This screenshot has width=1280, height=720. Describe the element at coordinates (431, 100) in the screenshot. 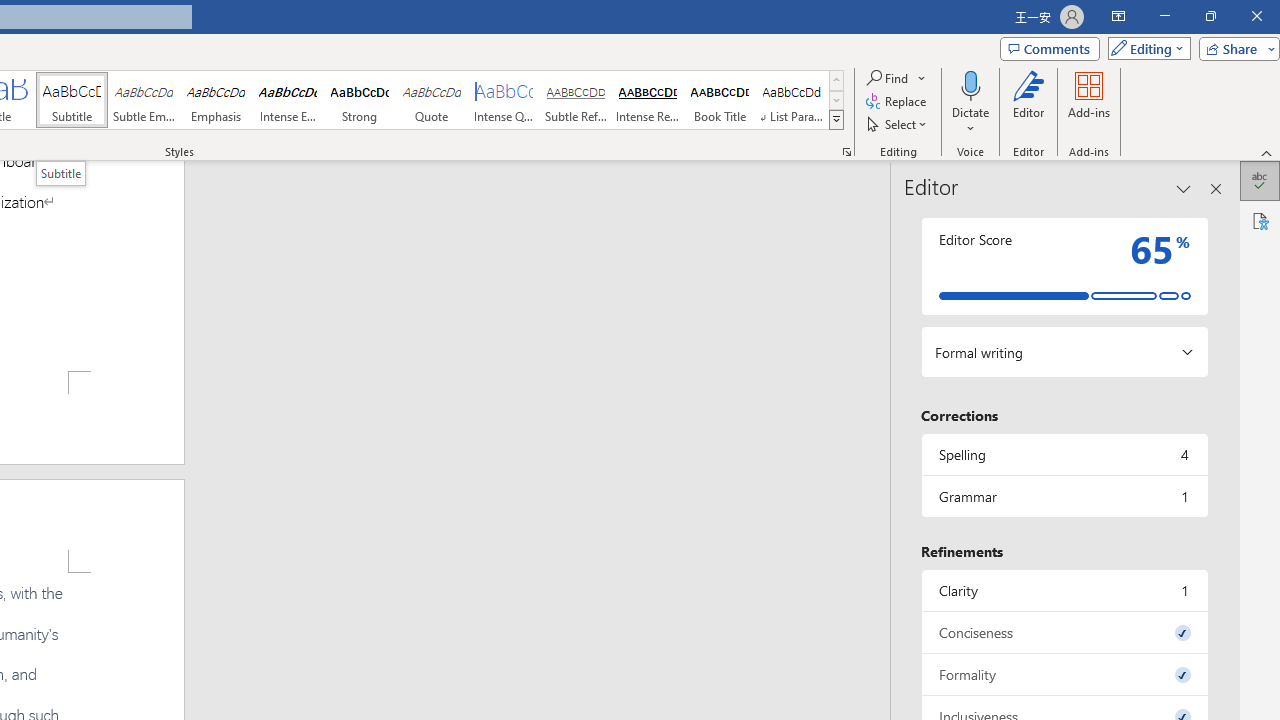

I see `'Quote'` at that location.